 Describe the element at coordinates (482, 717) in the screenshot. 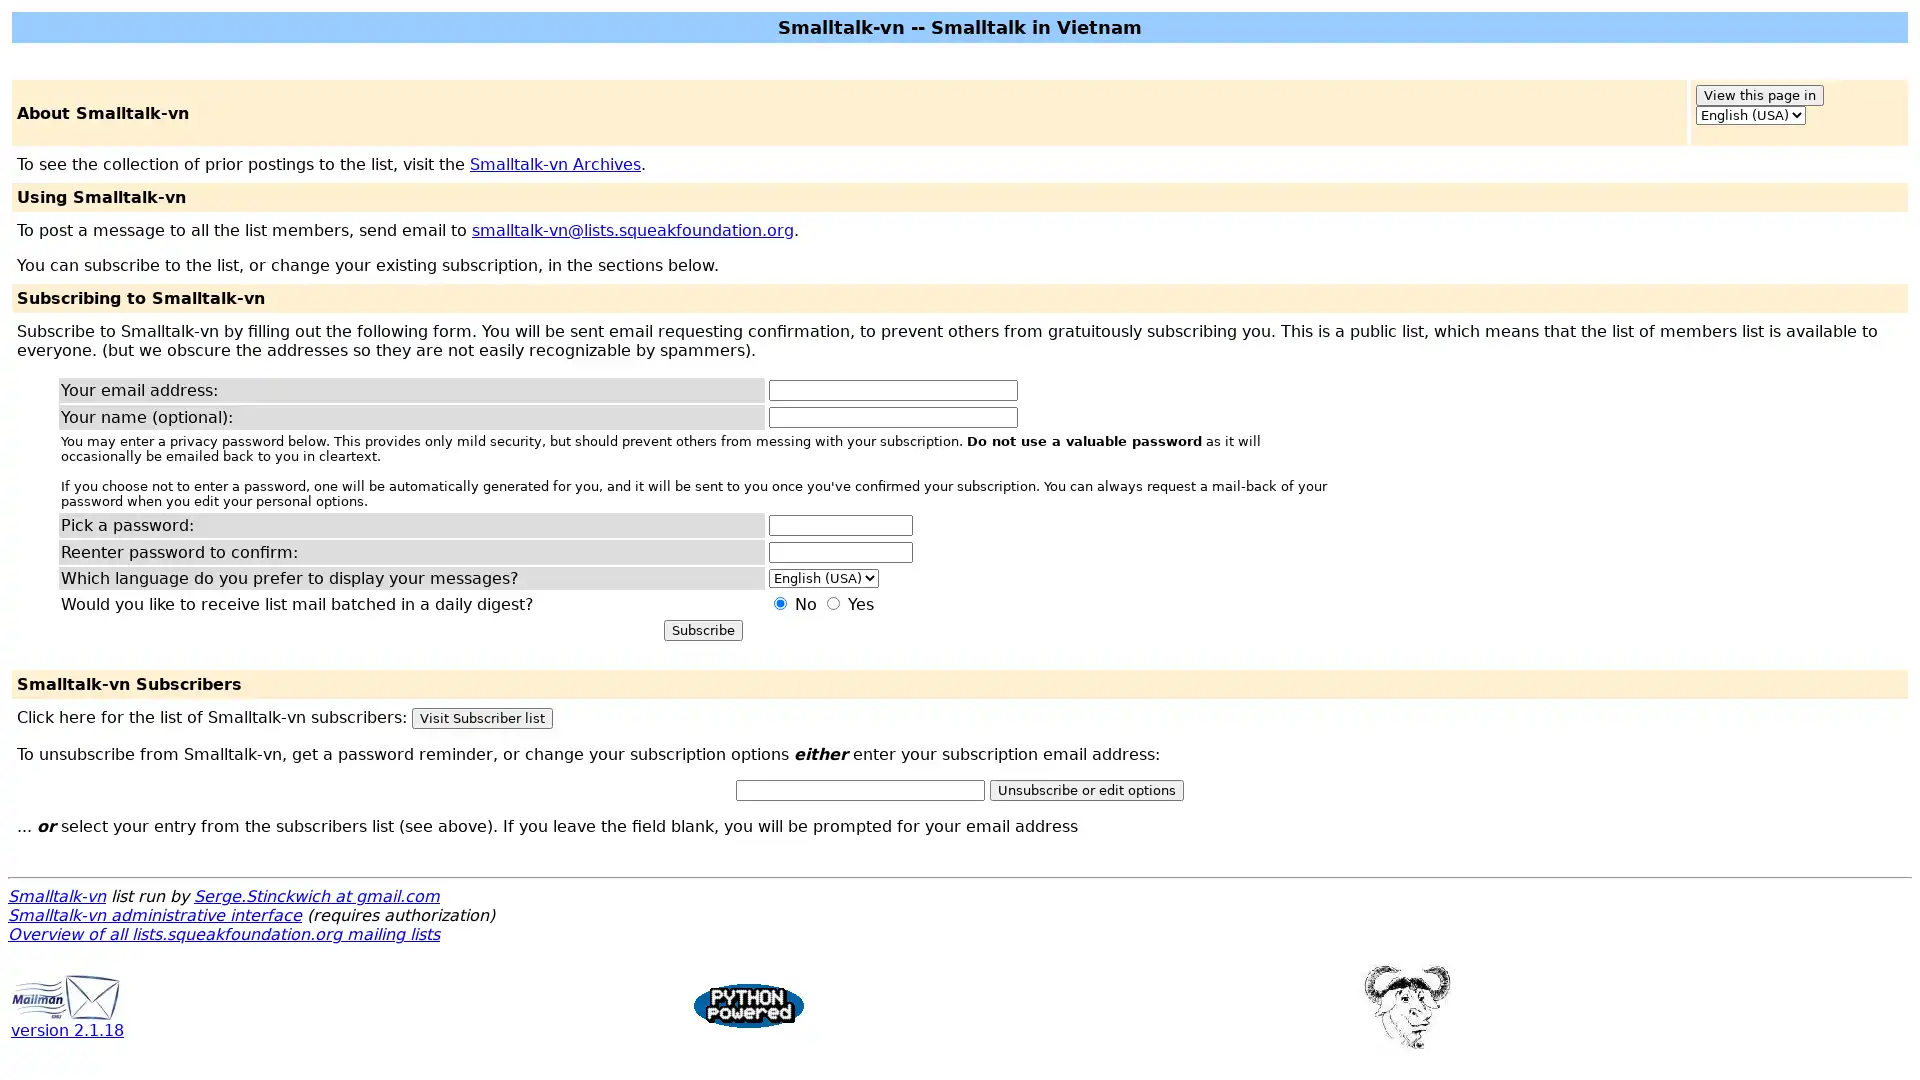

I see `Visit Subscriber list` at that location.